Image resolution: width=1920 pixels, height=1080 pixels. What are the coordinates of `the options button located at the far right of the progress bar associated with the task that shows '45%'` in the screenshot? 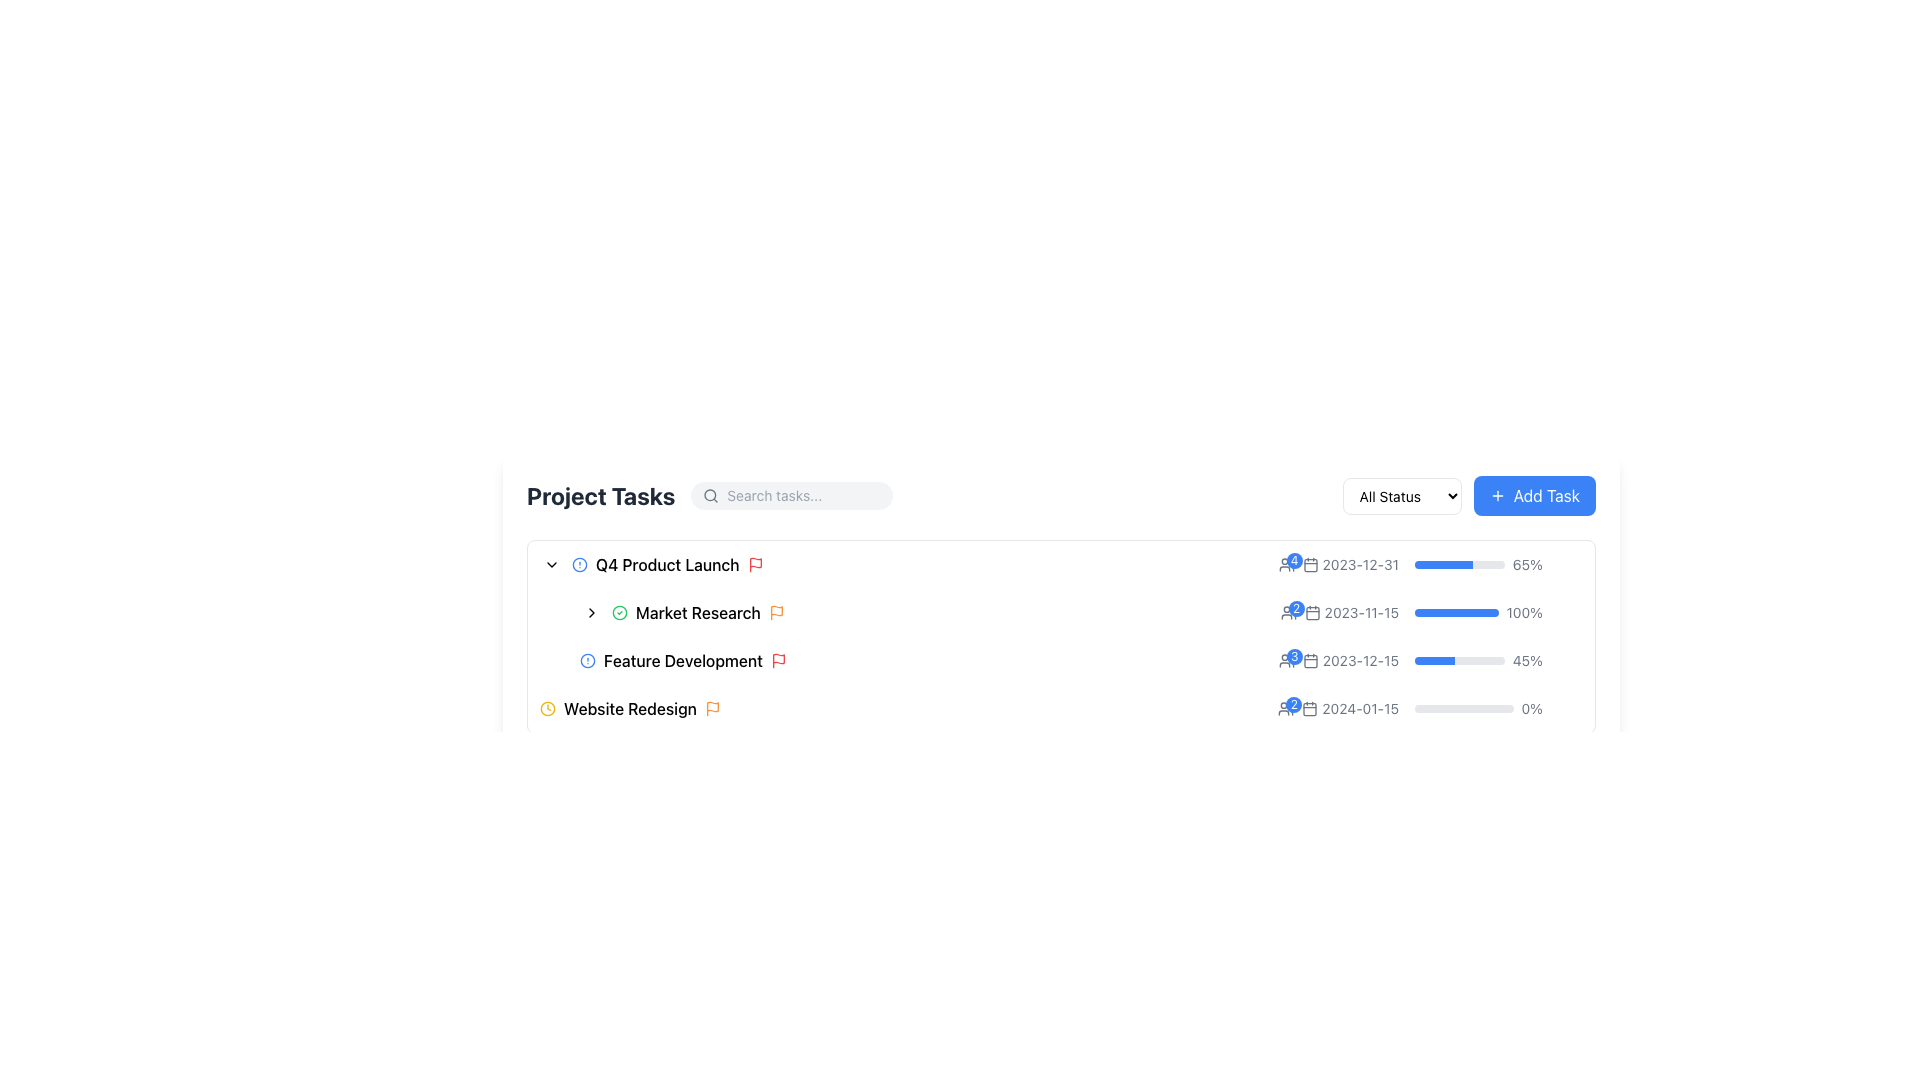 It's located at (1569, 660).